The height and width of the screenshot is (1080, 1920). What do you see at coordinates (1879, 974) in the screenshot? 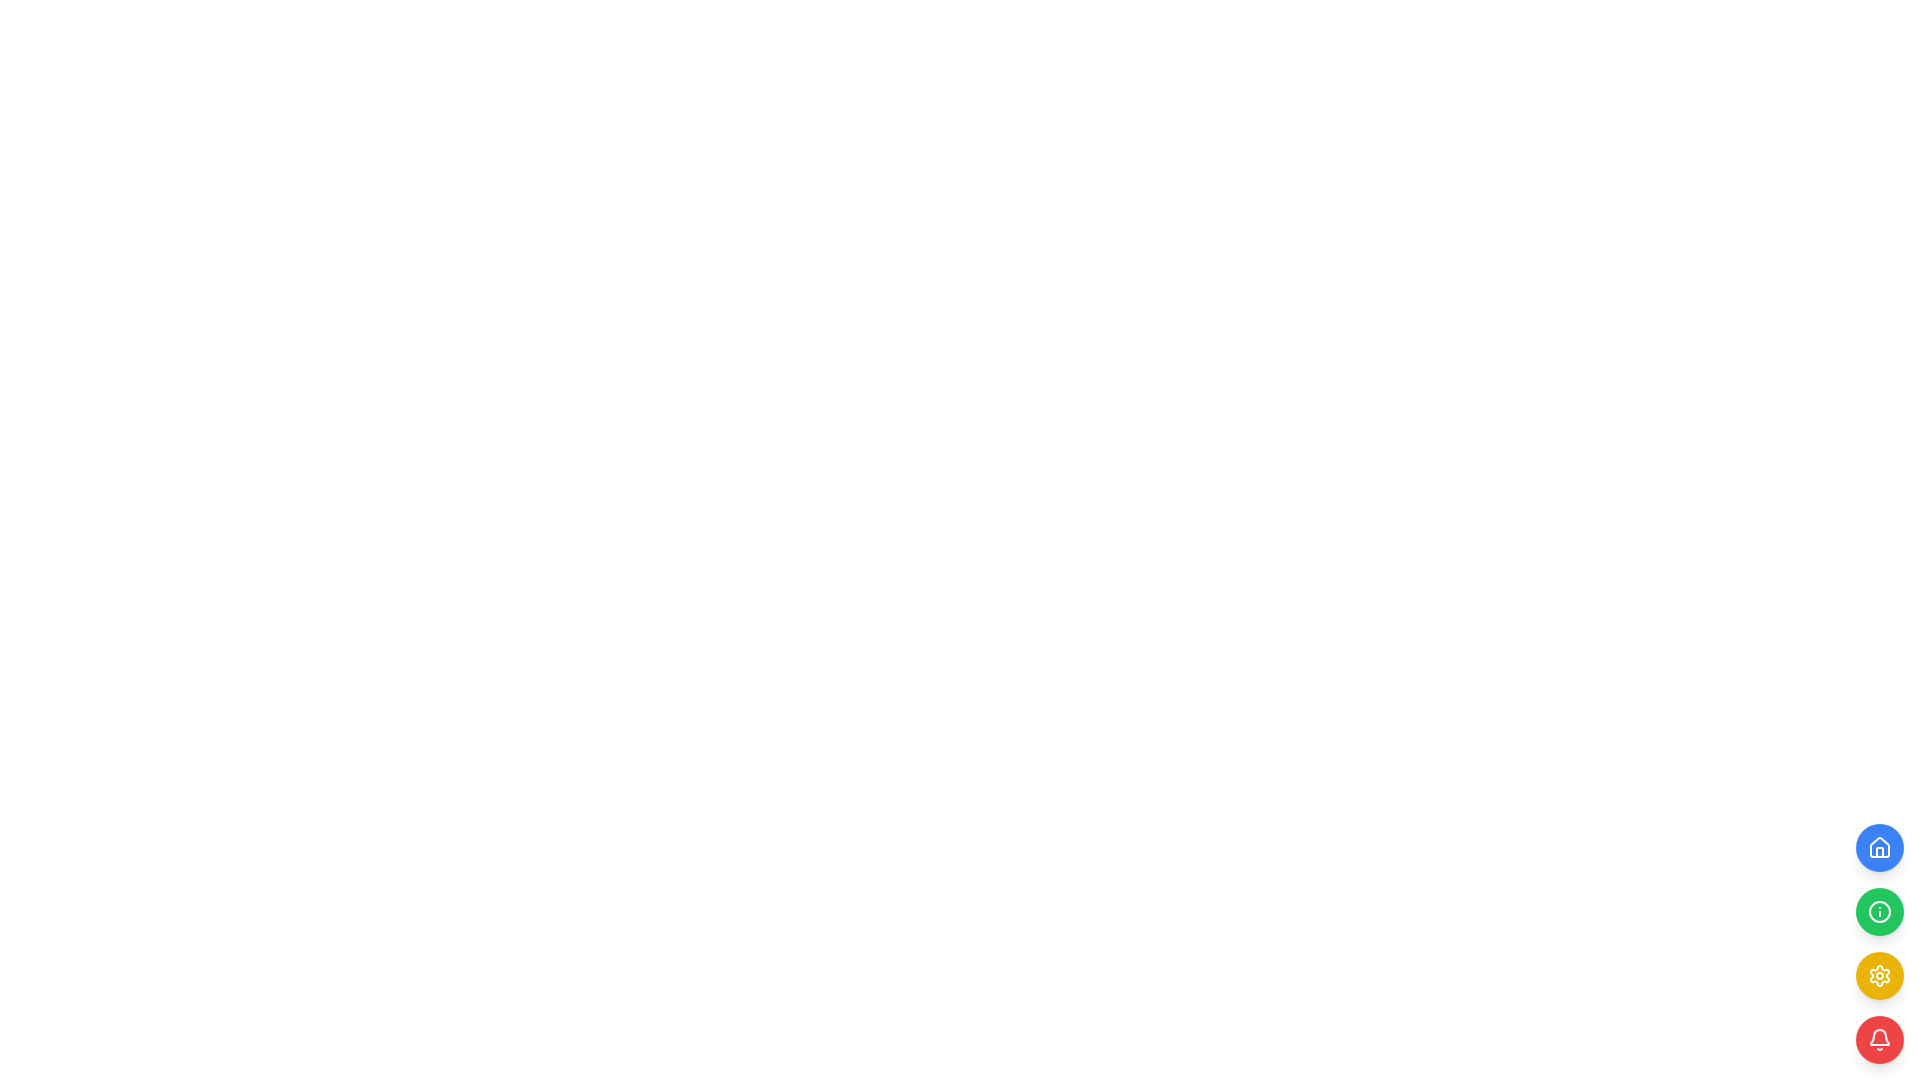
I see `the round button with a yellow background and white gear icon in the bottom-right corner` at bounding box center [1879, 974].